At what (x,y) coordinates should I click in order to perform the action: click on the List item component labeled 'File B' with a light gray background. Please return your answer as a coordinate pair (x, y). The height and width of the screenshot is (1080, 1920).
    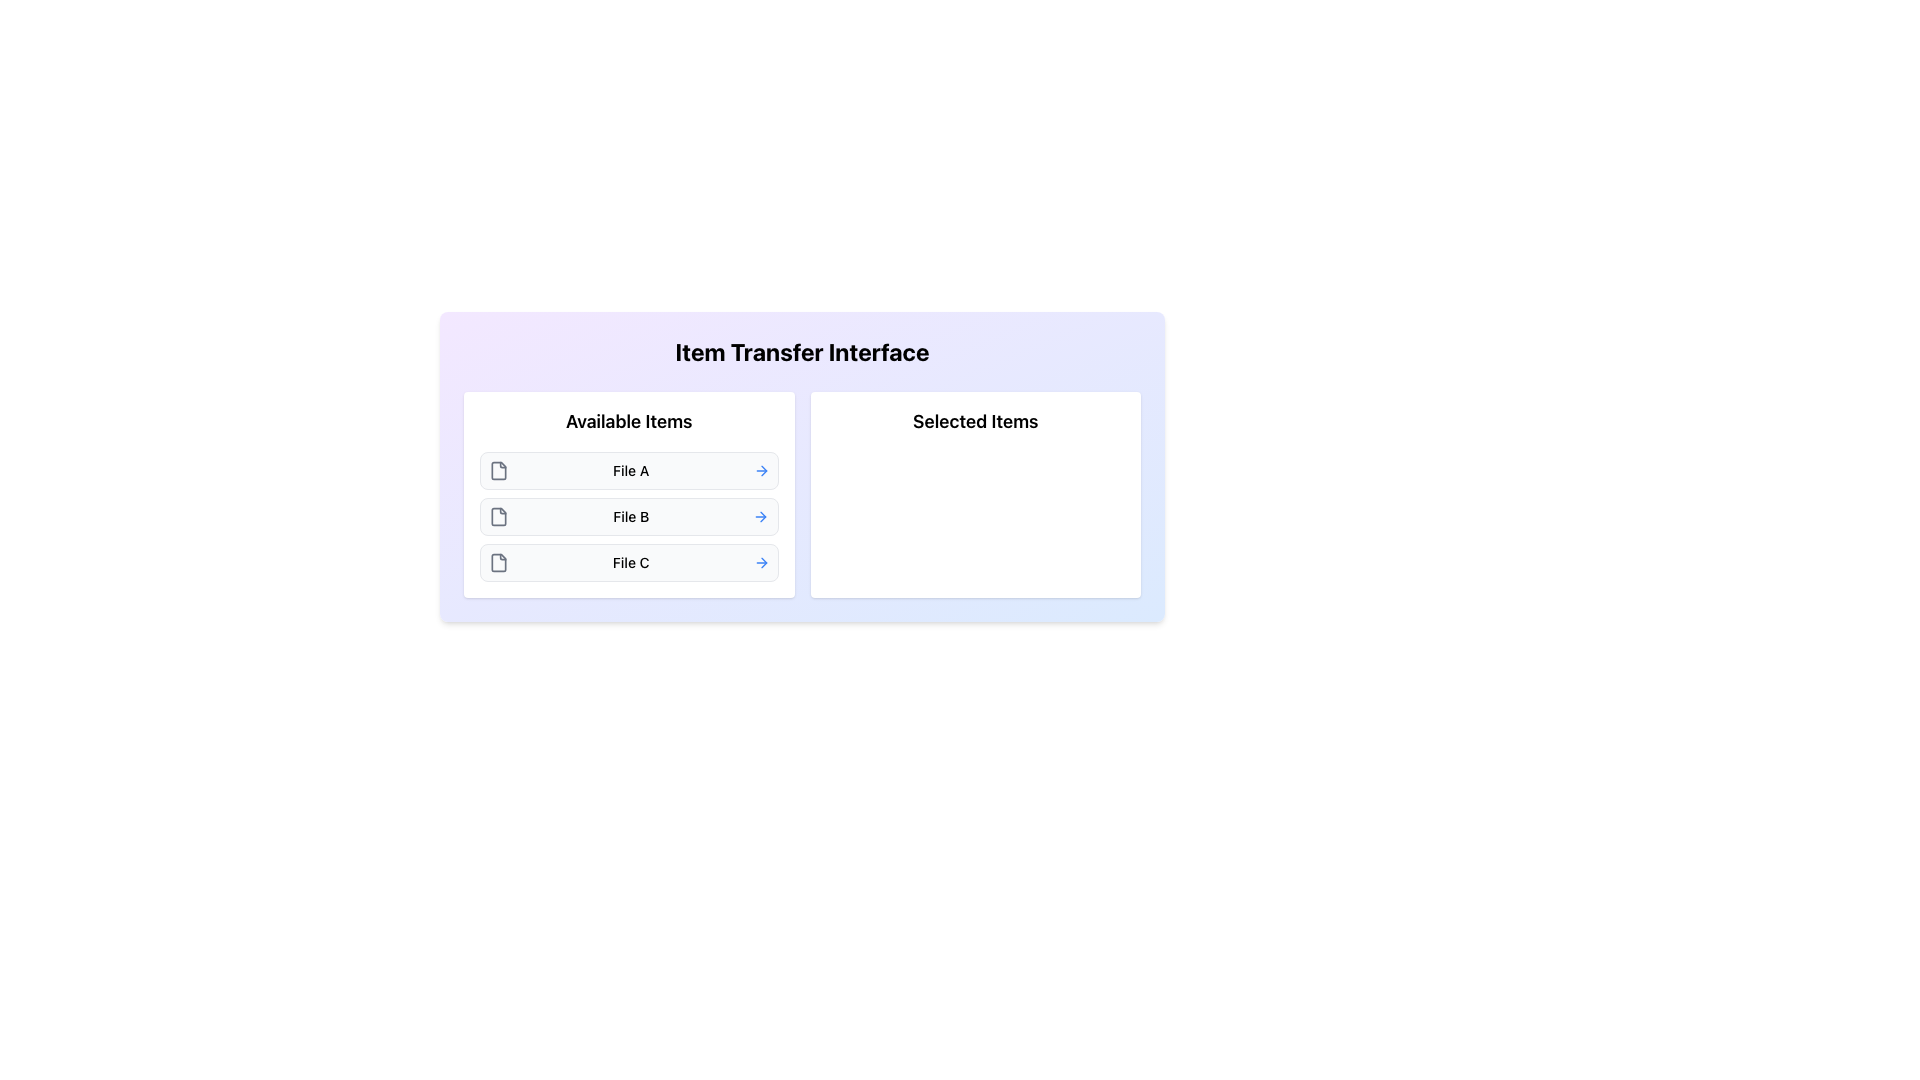
    Looking at the image, I should click on (628, 515).